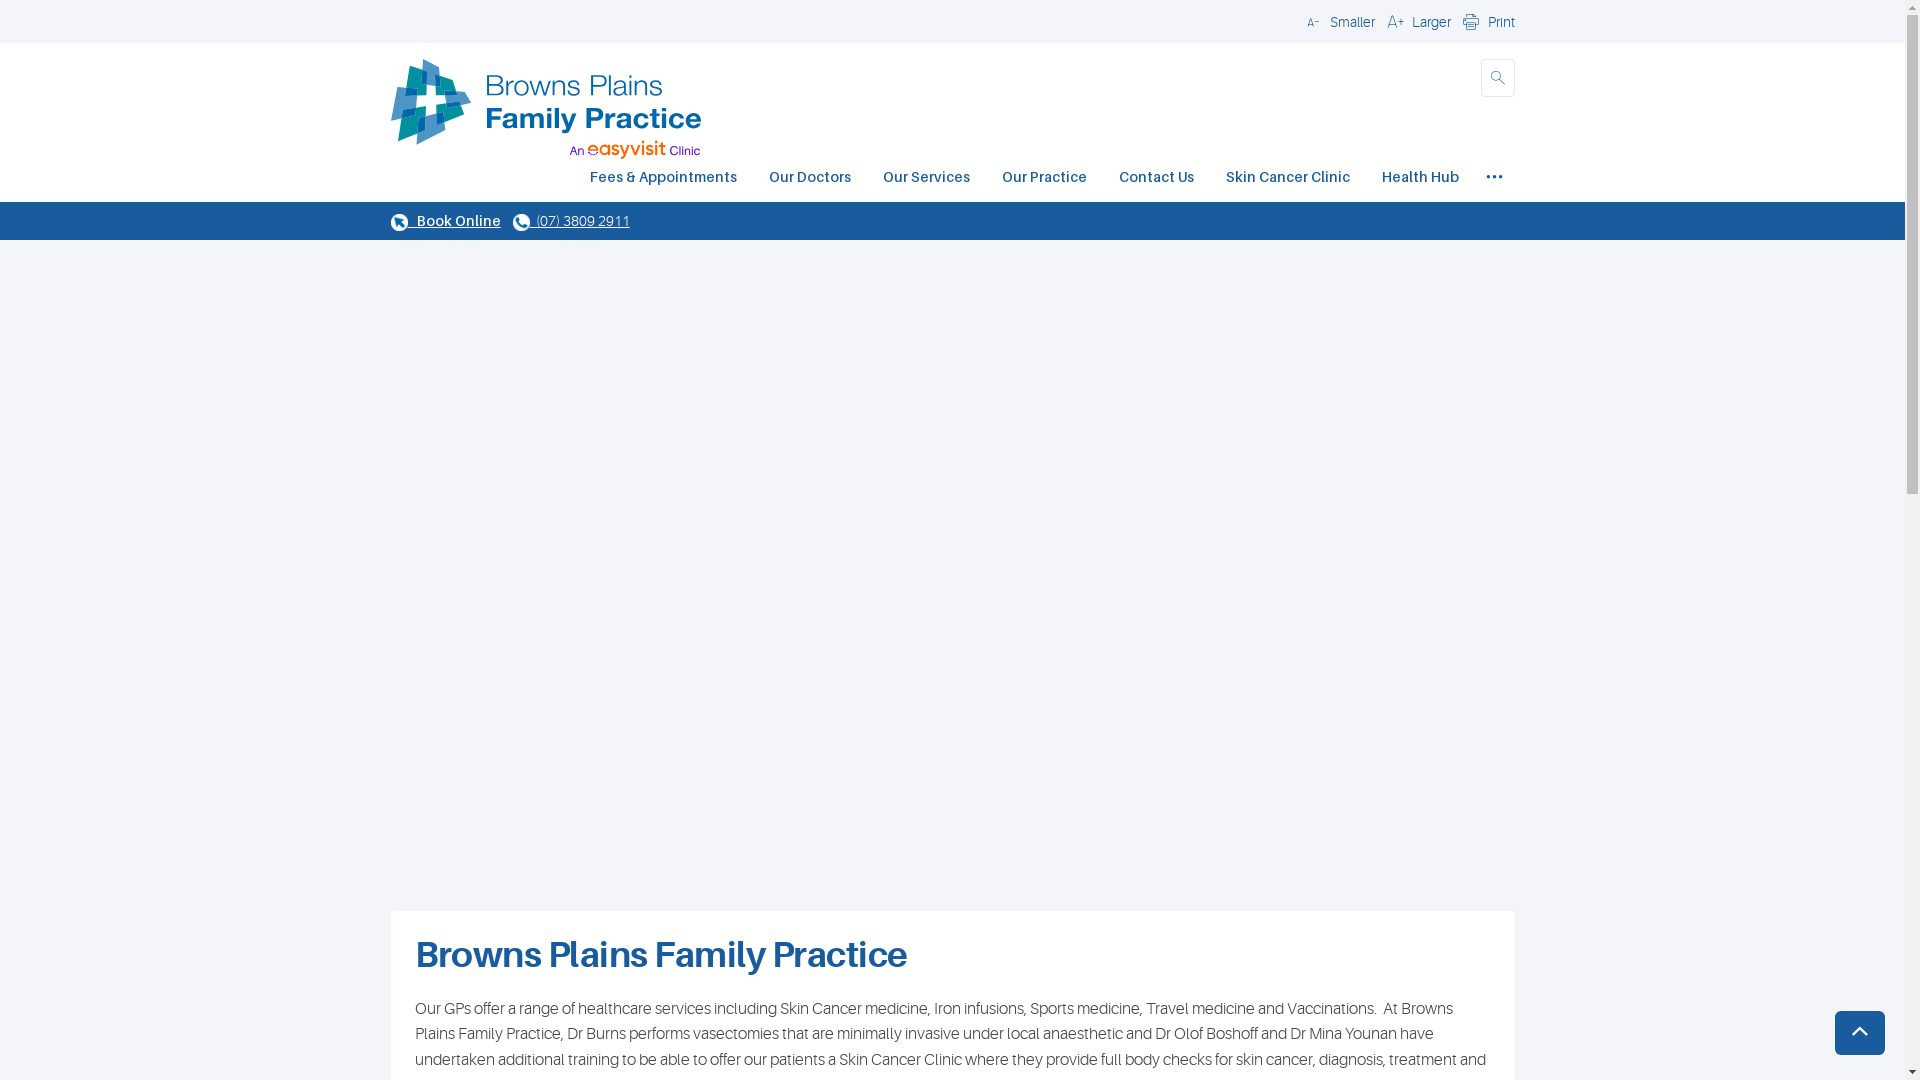 Image resolution: width=1920 pixels, height=1080 pixels. Describe the element at coordinates (1155, 177) in the screenshot. I see `'Contact Us'` at that location.